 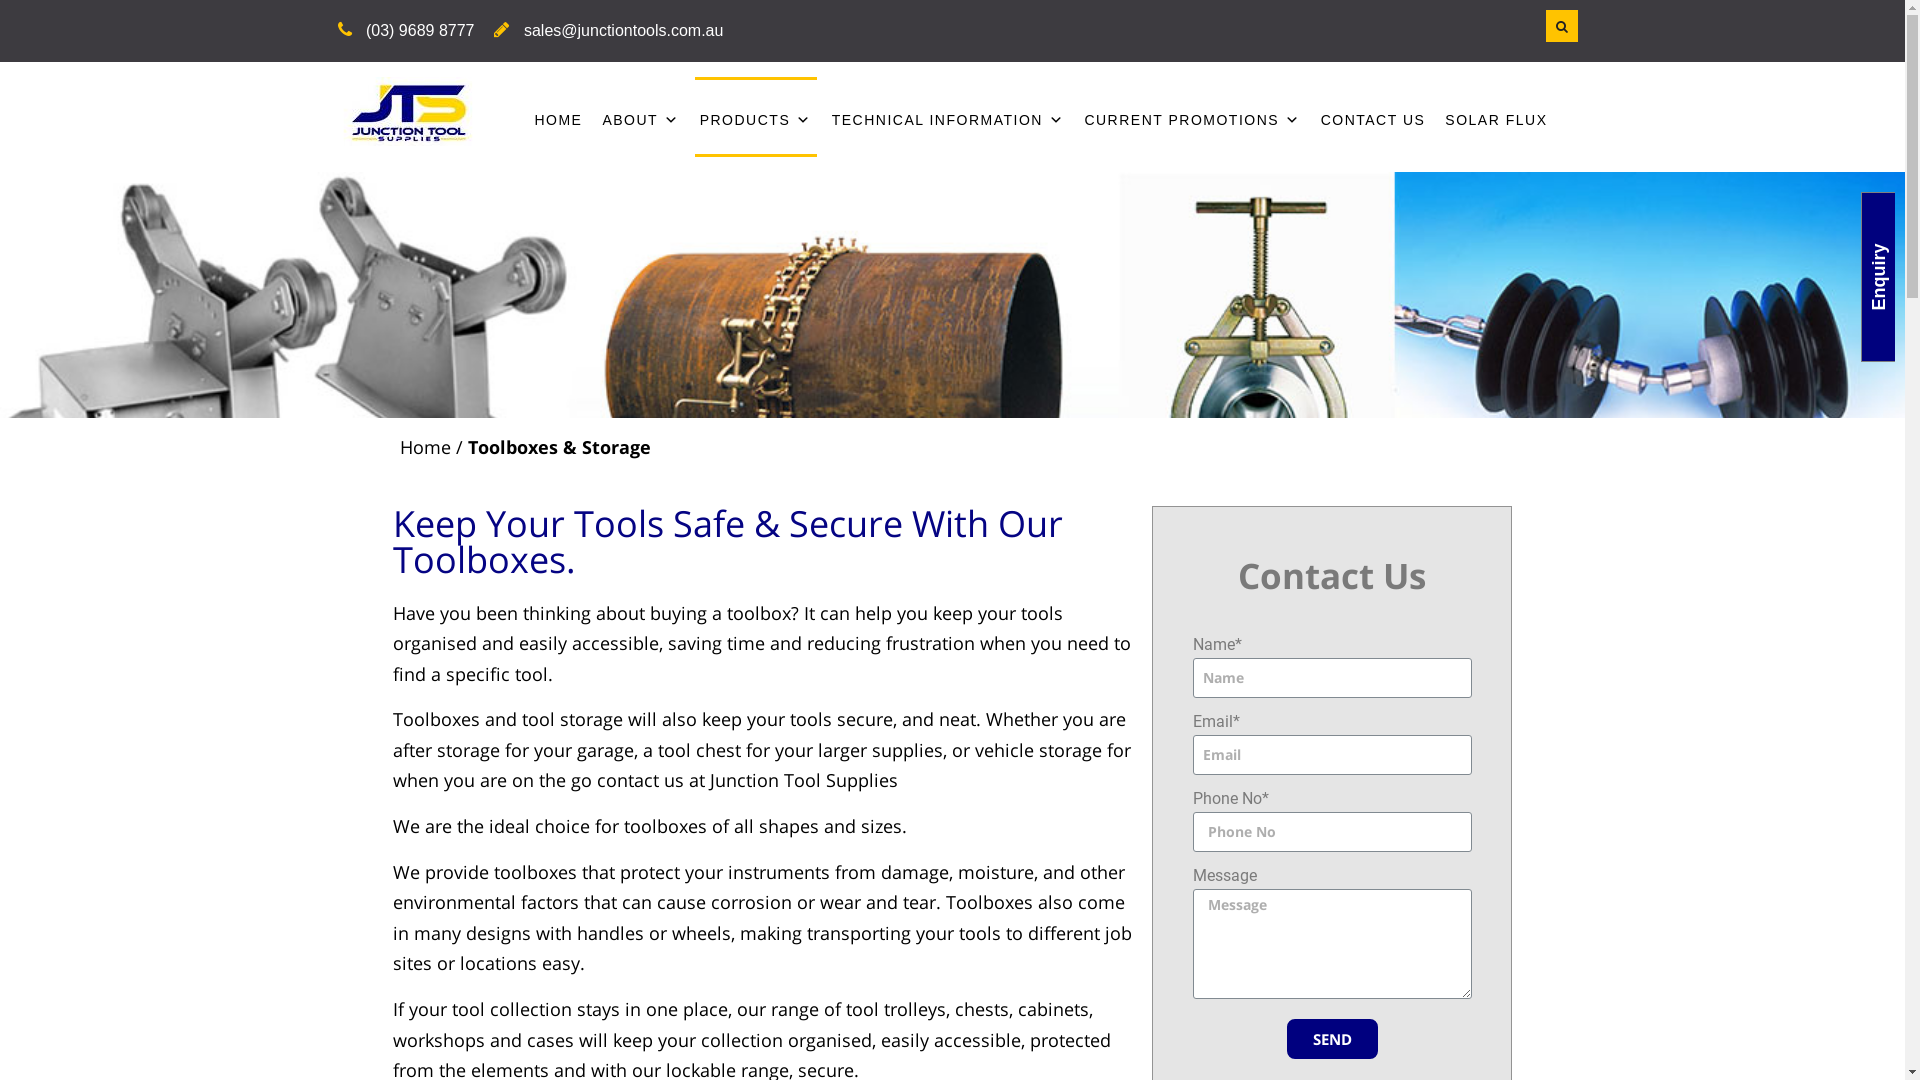 What do you see at coordinates (755, 115) in the screenshot?
I see `'PRODUCTS'` at bounding box center [755, 115].